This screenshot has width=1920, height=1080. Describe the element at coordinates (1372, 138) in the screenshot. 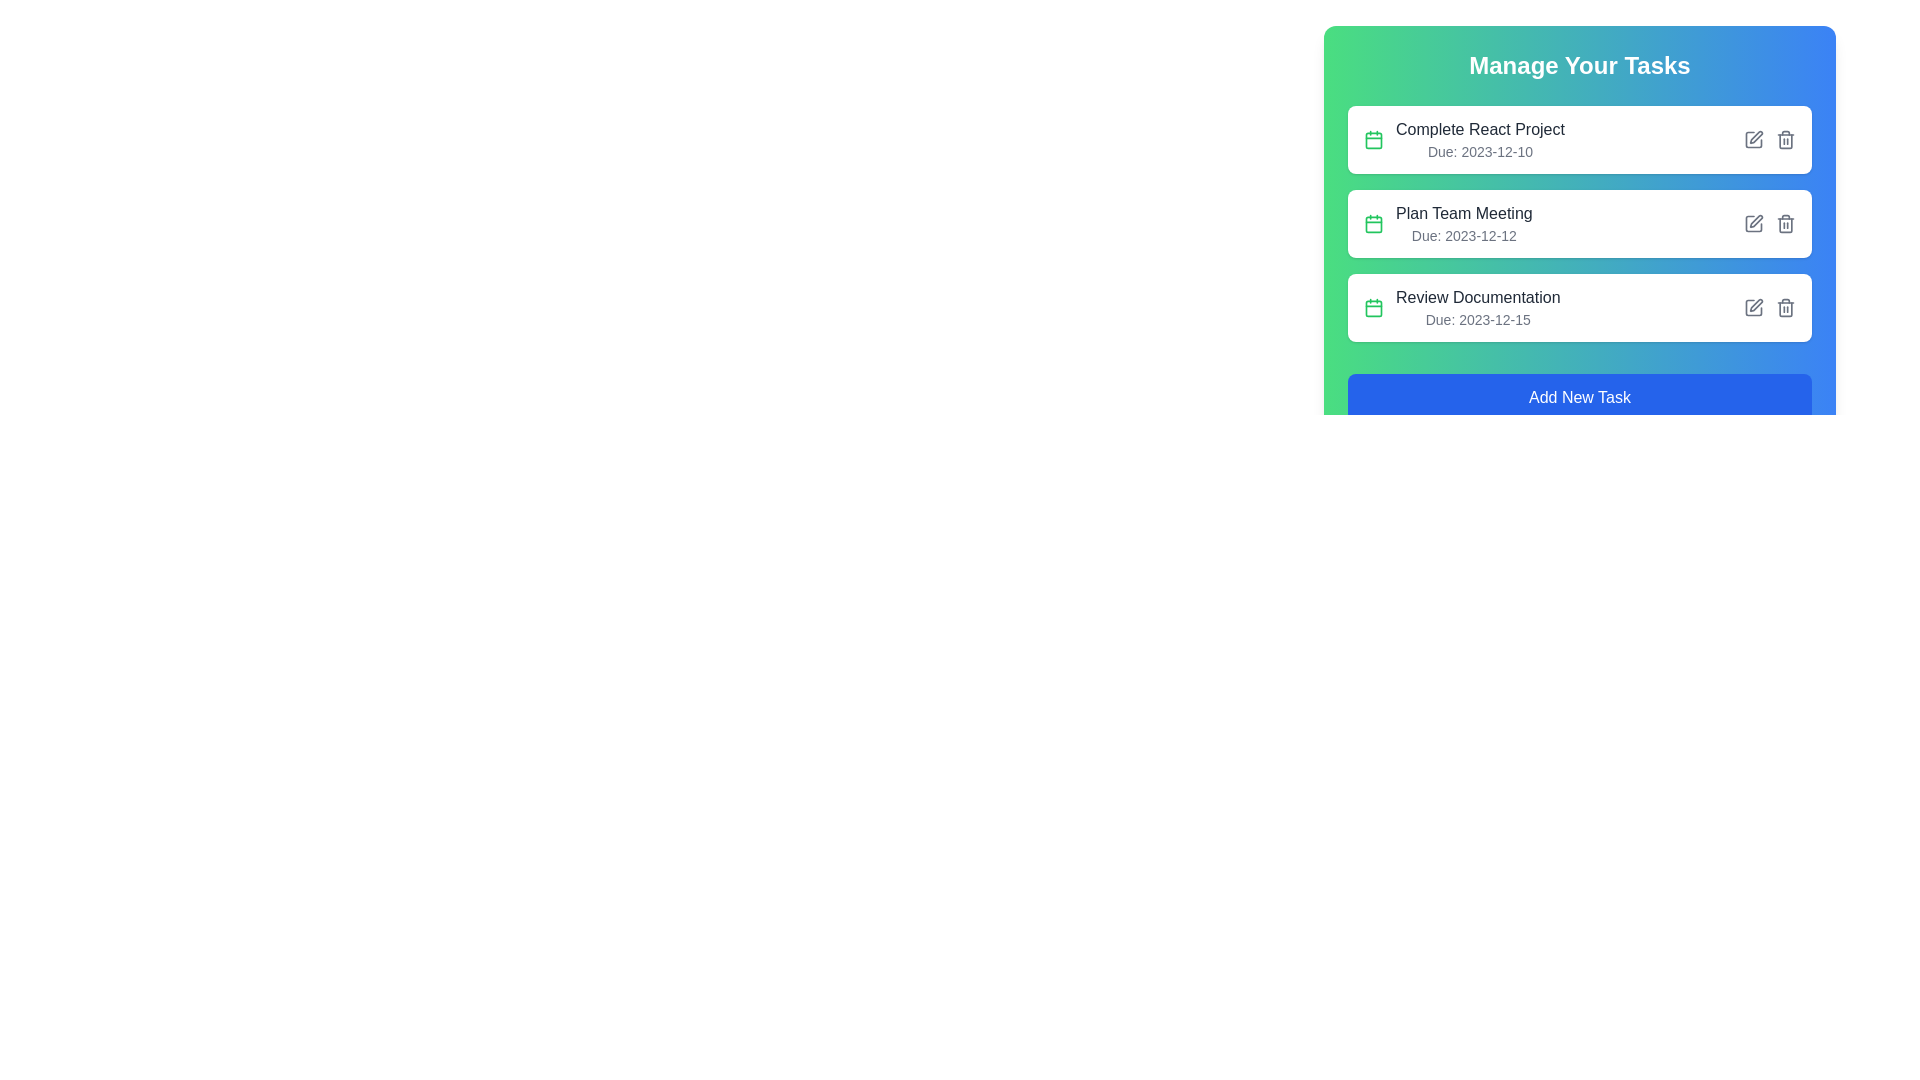

I see `the calendar icon in the task card labeled 'Complete React Project' by clicking on its background rectangle with rounded corners` at that location.